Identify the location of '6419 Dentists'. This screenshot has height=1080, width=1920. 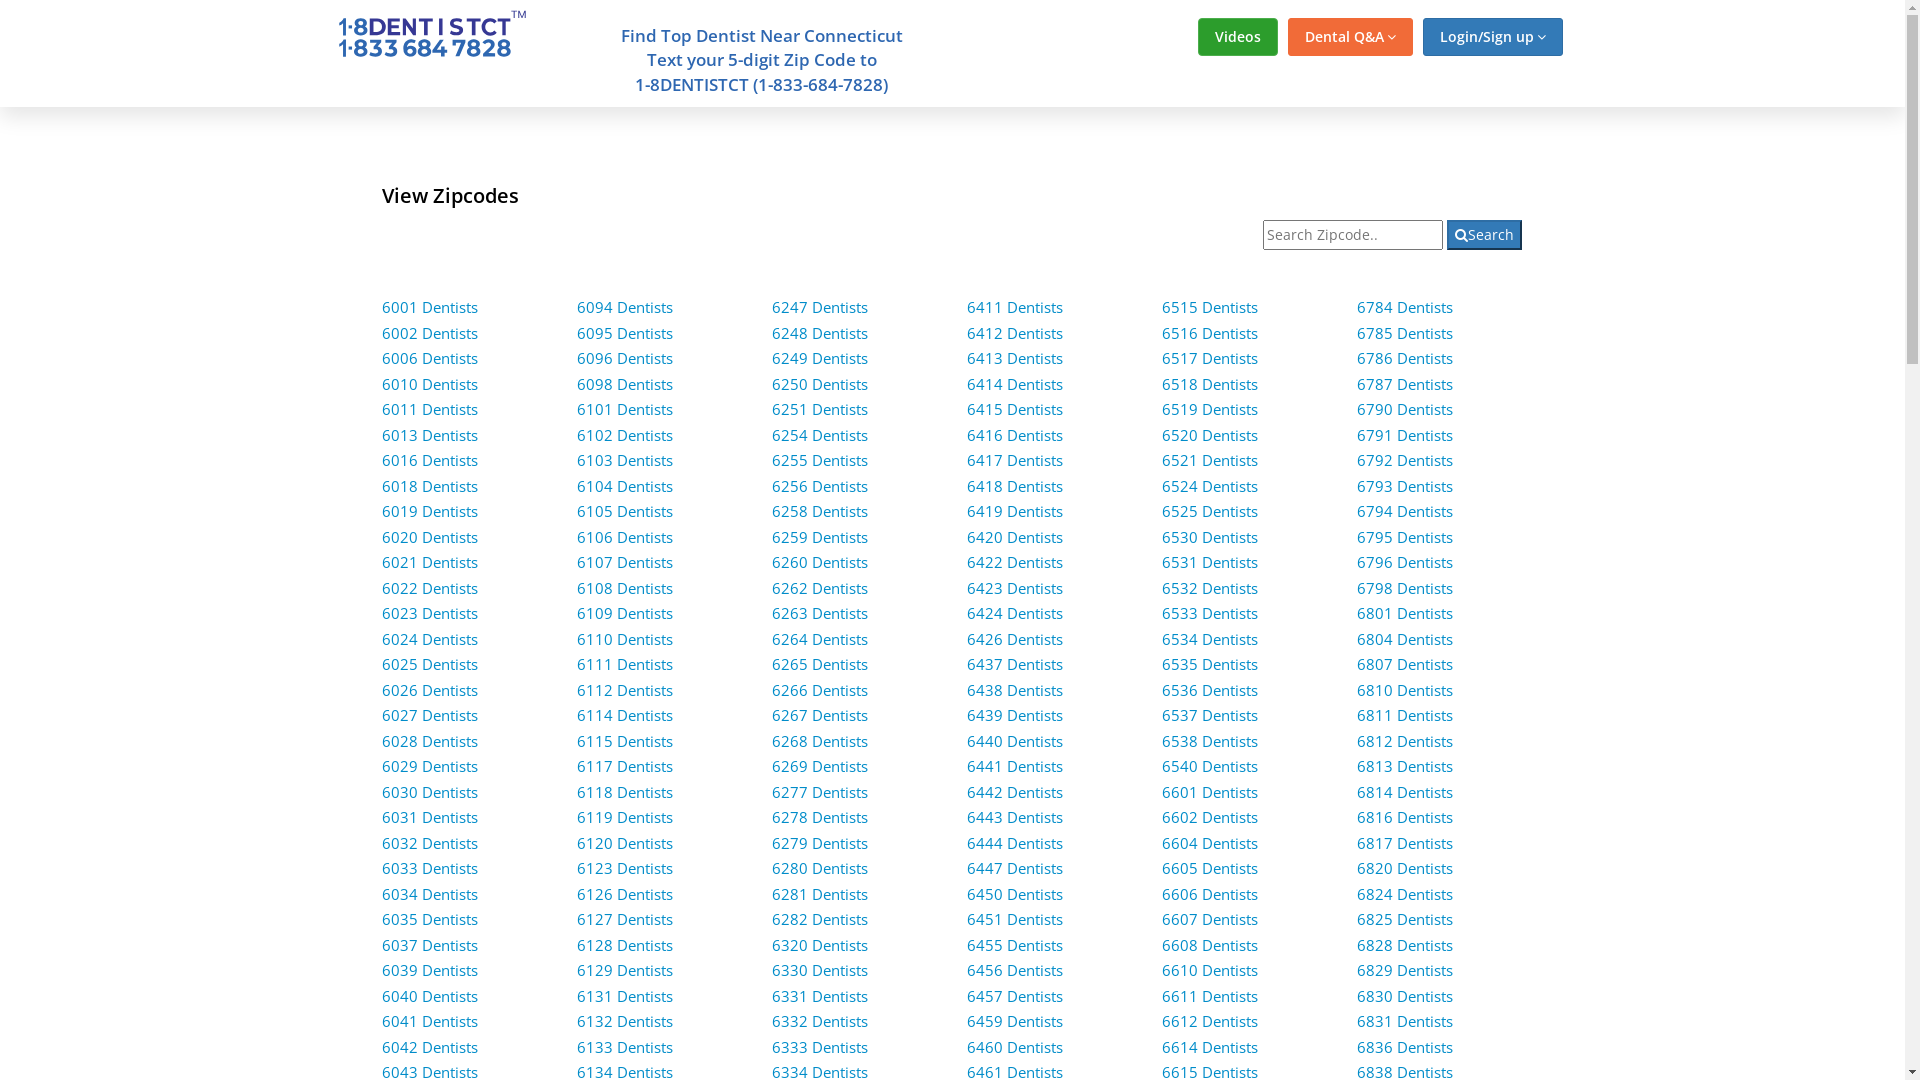
(1014, 509).